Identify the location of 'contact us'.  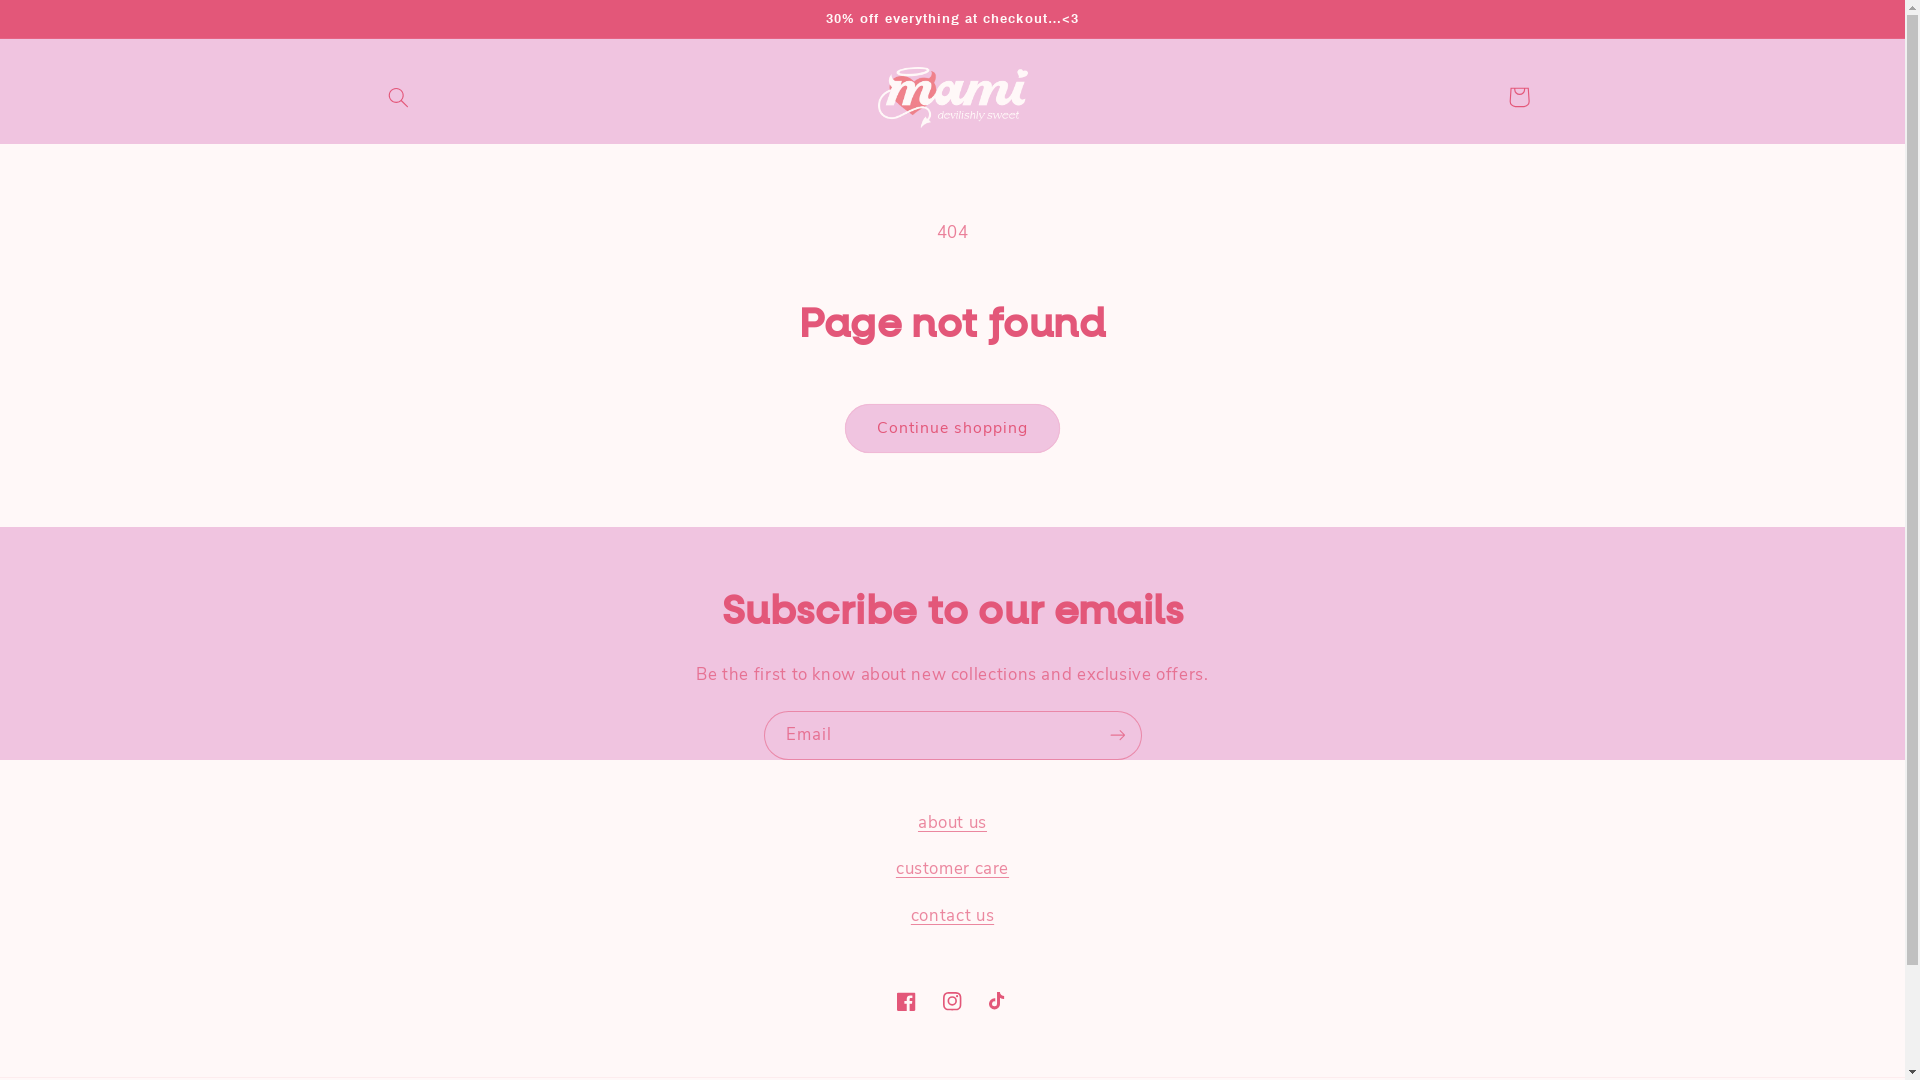
(951, 915).